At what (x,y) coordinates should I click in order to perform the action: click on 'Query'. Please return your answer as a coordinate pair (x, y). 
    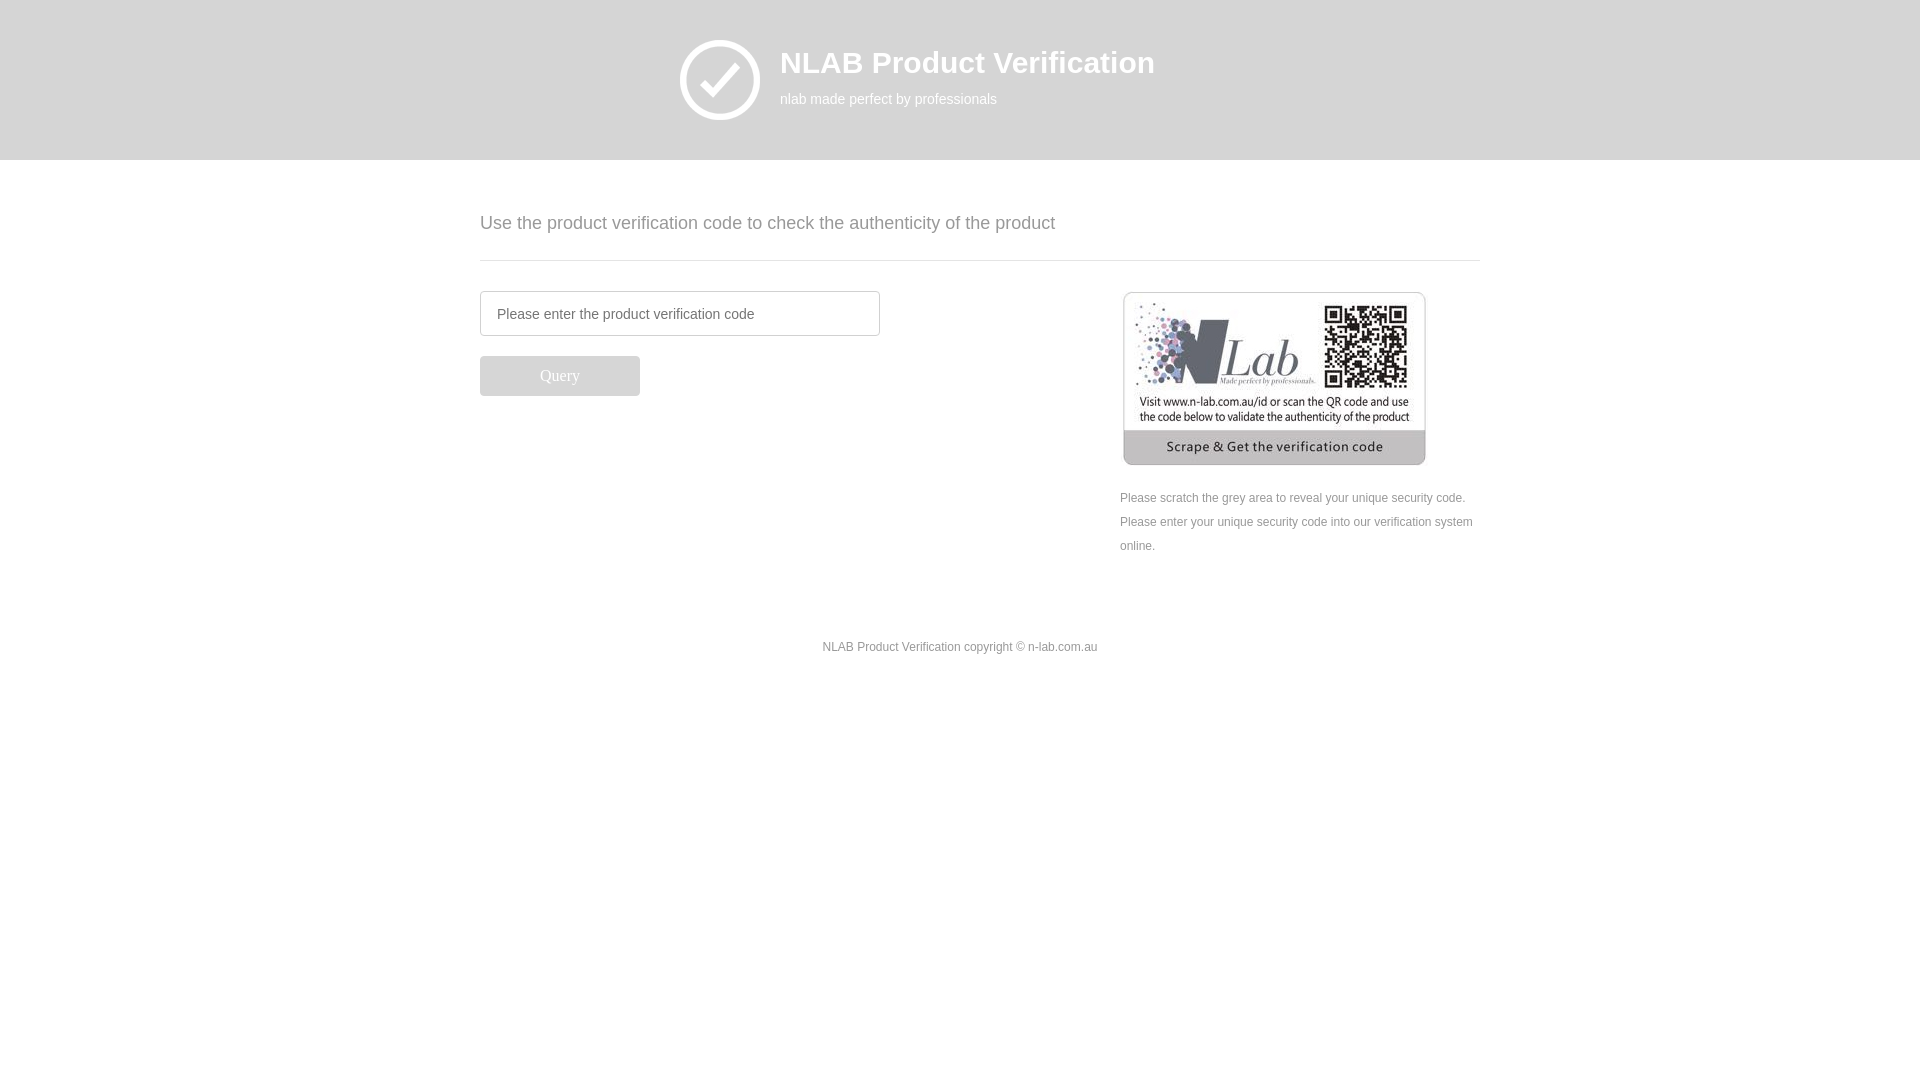
    Looking at the image, I should click on (480, 375).